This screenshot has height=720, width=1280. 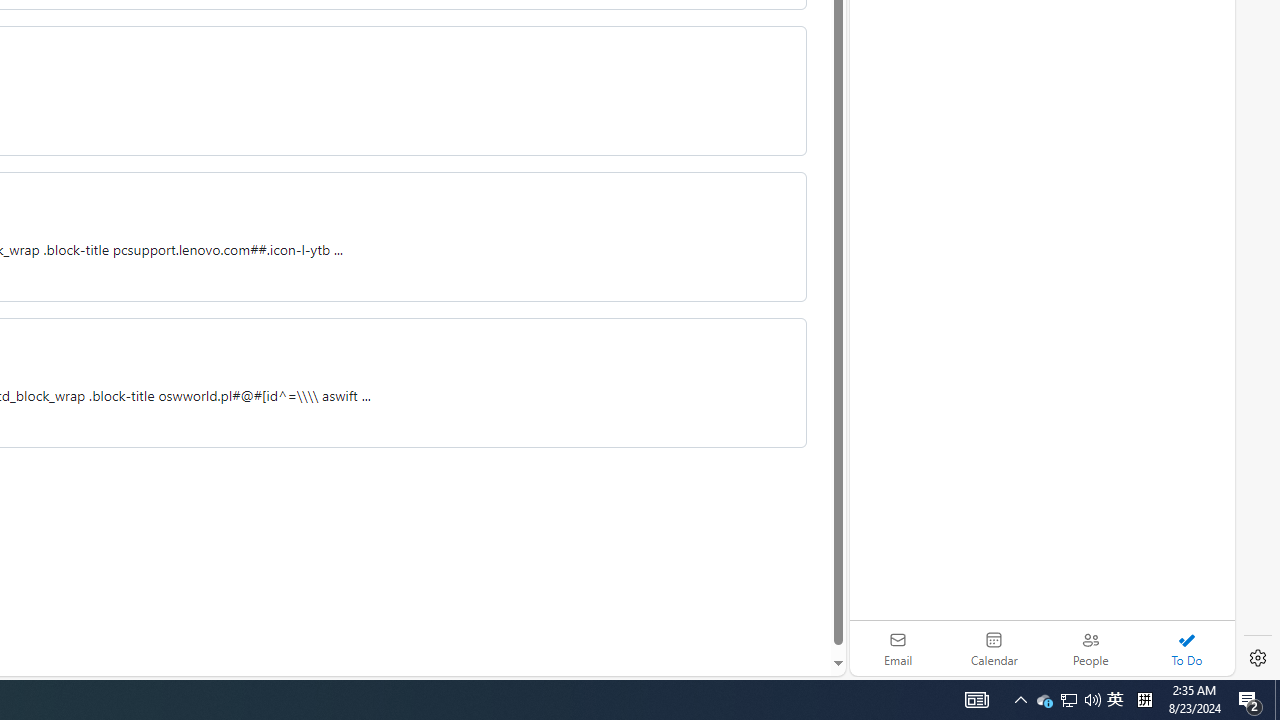 What do you see at coordinates (994, 648) in the screenshot?
I see `'Calendar. Date today is 22'` at bounding box center [994, 648].